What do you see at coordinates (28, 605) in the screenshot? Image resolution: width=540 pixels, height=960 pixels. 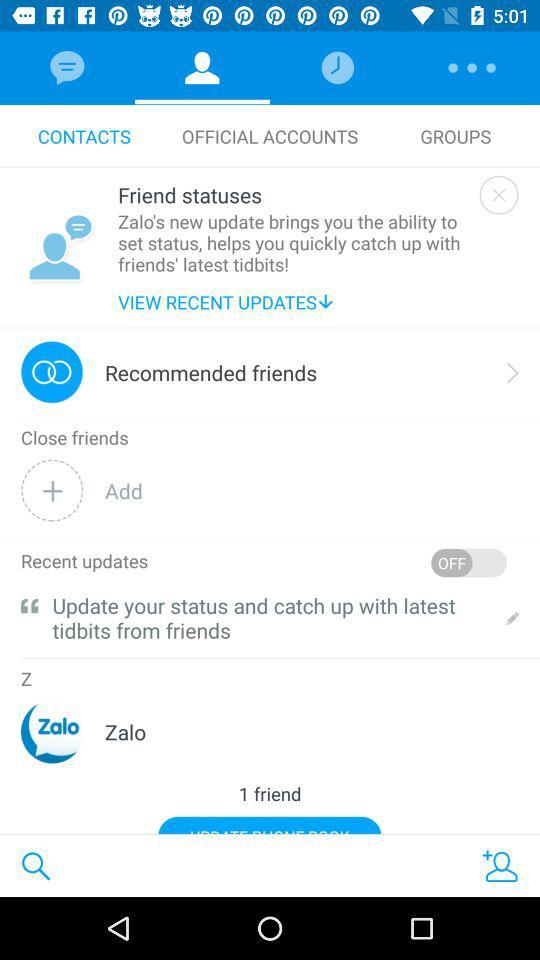 I see `icon next to update your status item` at bounding box center [28, 605].